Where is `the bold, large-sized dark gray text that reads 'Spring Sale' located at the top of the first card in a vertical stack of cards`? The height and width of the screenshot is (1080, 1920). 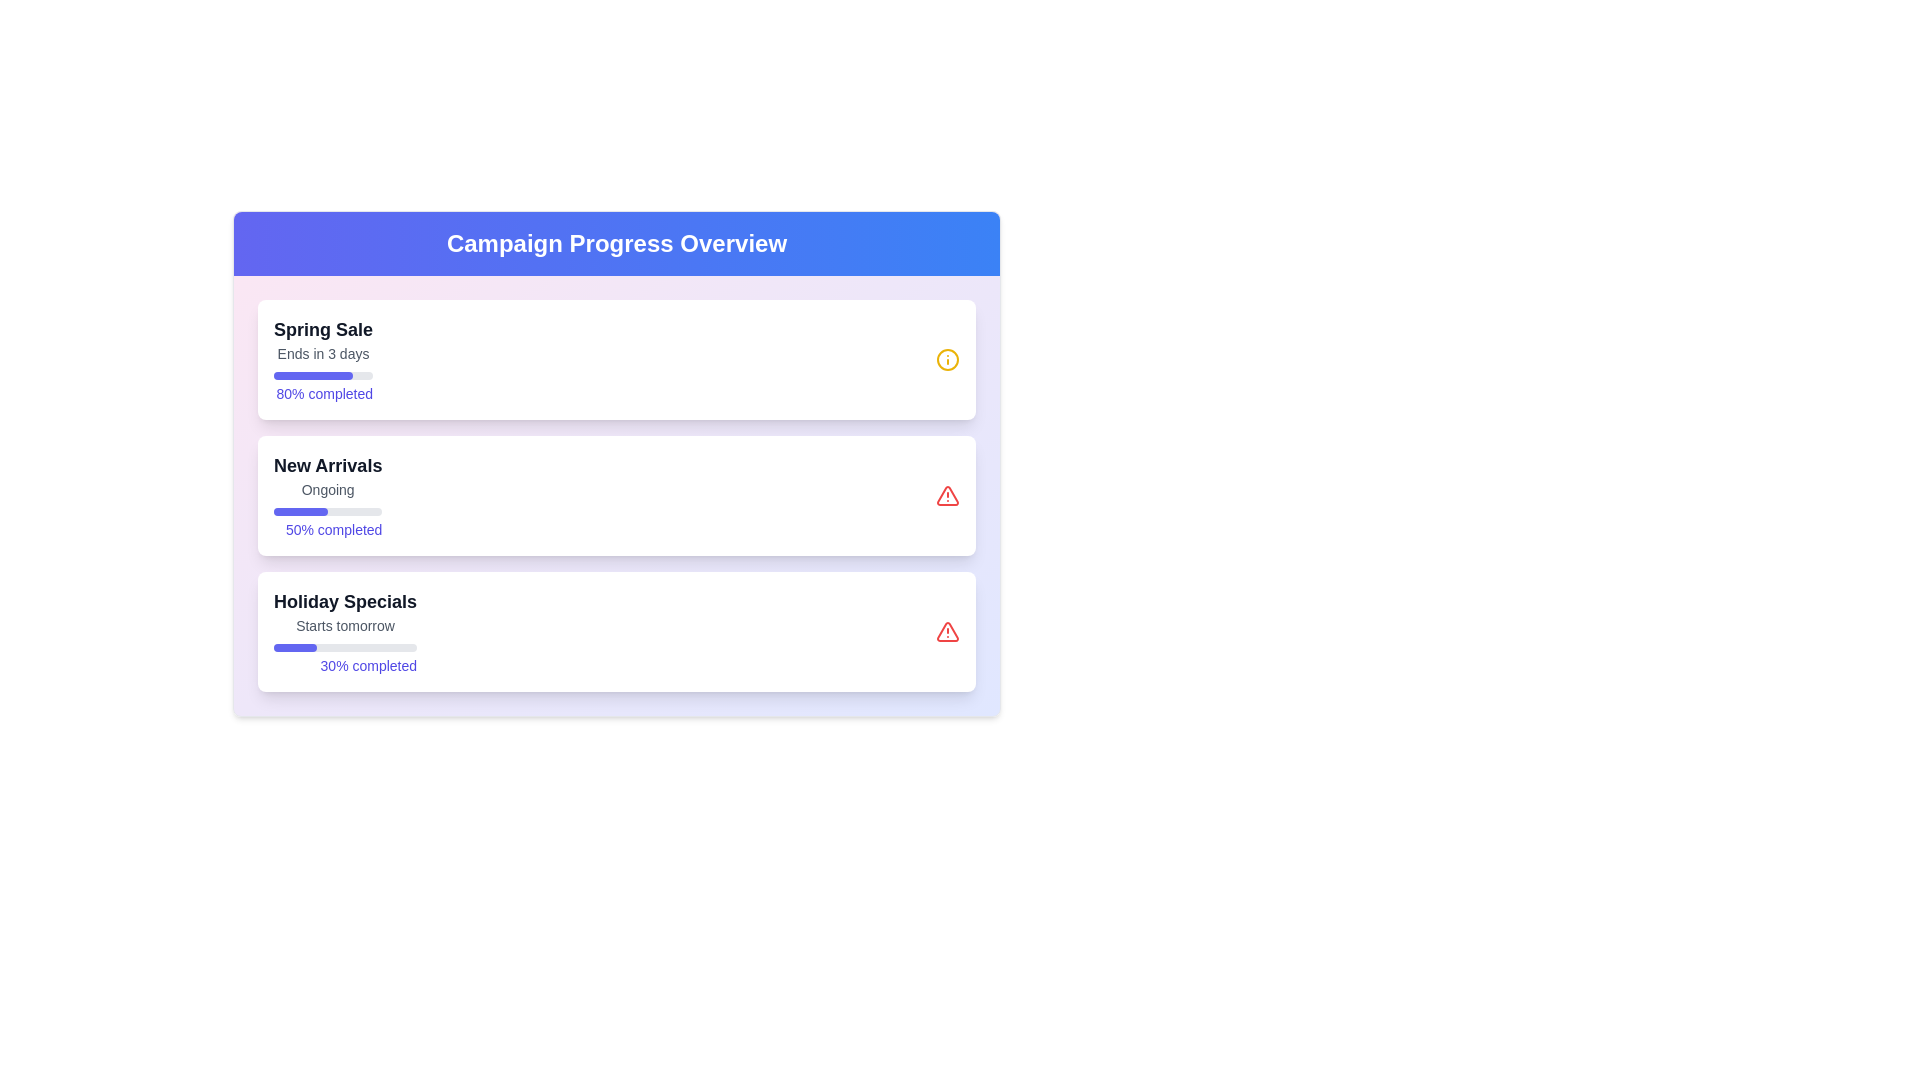 the bold, large-sized dark gray text that reads 'Spring Sale' located at the top of the first card in a vertical stack of cards is located at coordinates (323, 329).